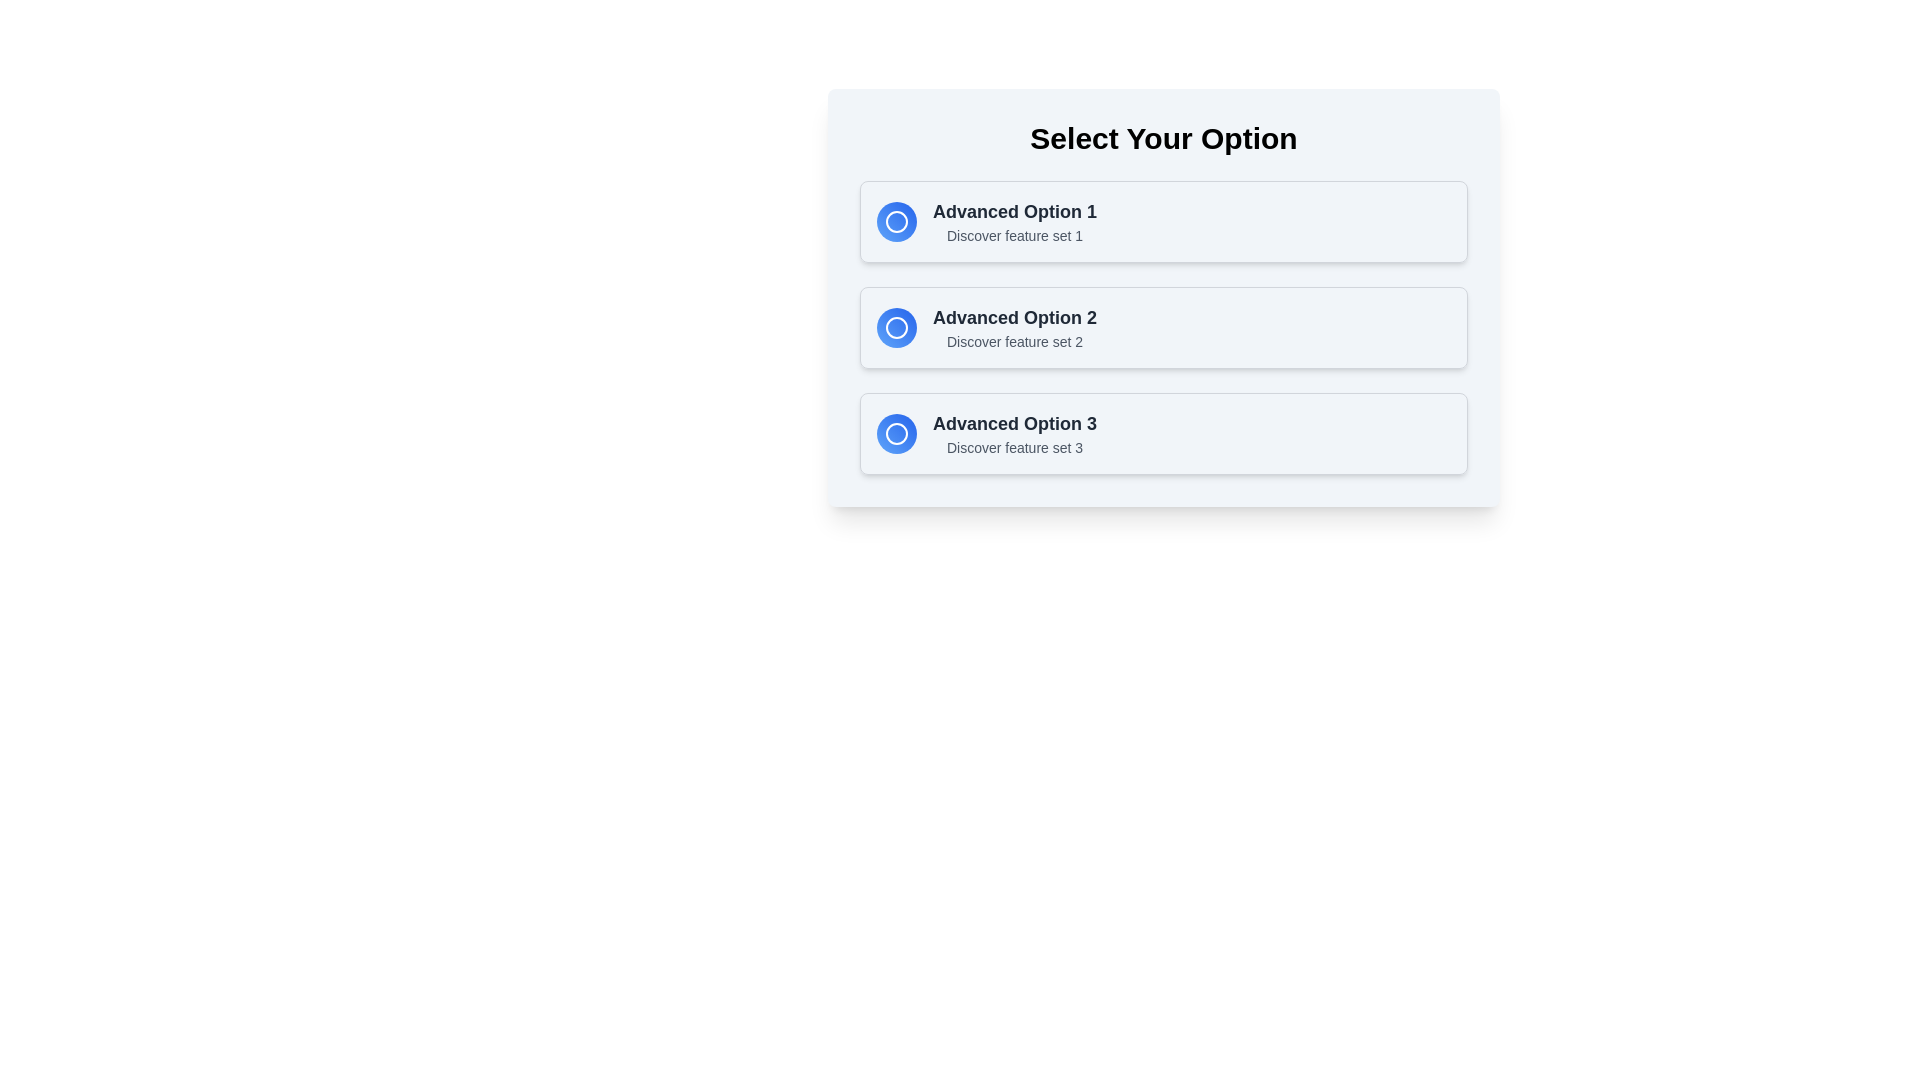 This screenshot has height=1080, width=1920. What do you see at coordinates (1015, 433) in the screenshot?
I see `the third option Text label in the selection interface, which provides a title and description, located to the right of a circular icon with a gradient blue background and a white outline` at bounding box center [1015, 433].